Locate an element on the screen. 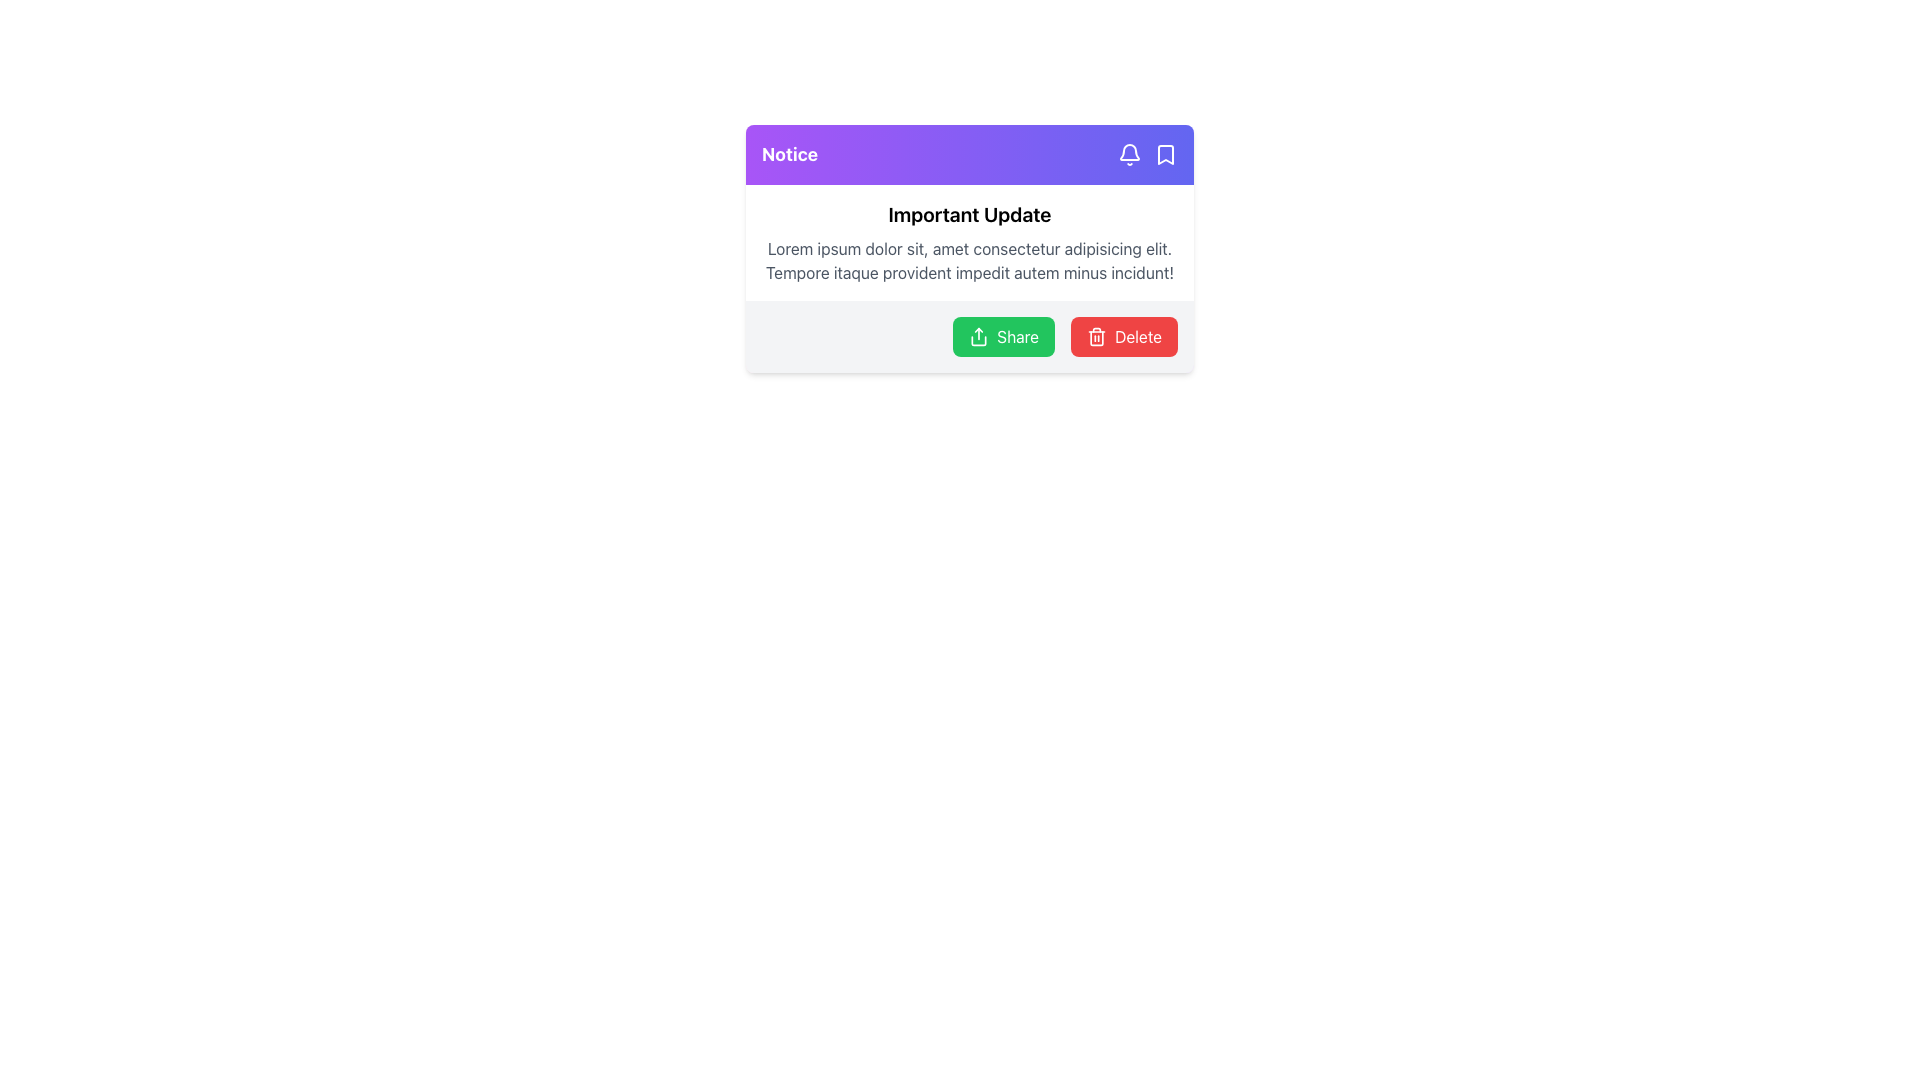 The height and width of the screenshot is (1080, 1920). the text component displaying the title 'Important Update', which is prominently featured in bold and larger font style, located above the paragraph text and below the purple title bar labeled 'Notice' is located at coordinates (969, 215).